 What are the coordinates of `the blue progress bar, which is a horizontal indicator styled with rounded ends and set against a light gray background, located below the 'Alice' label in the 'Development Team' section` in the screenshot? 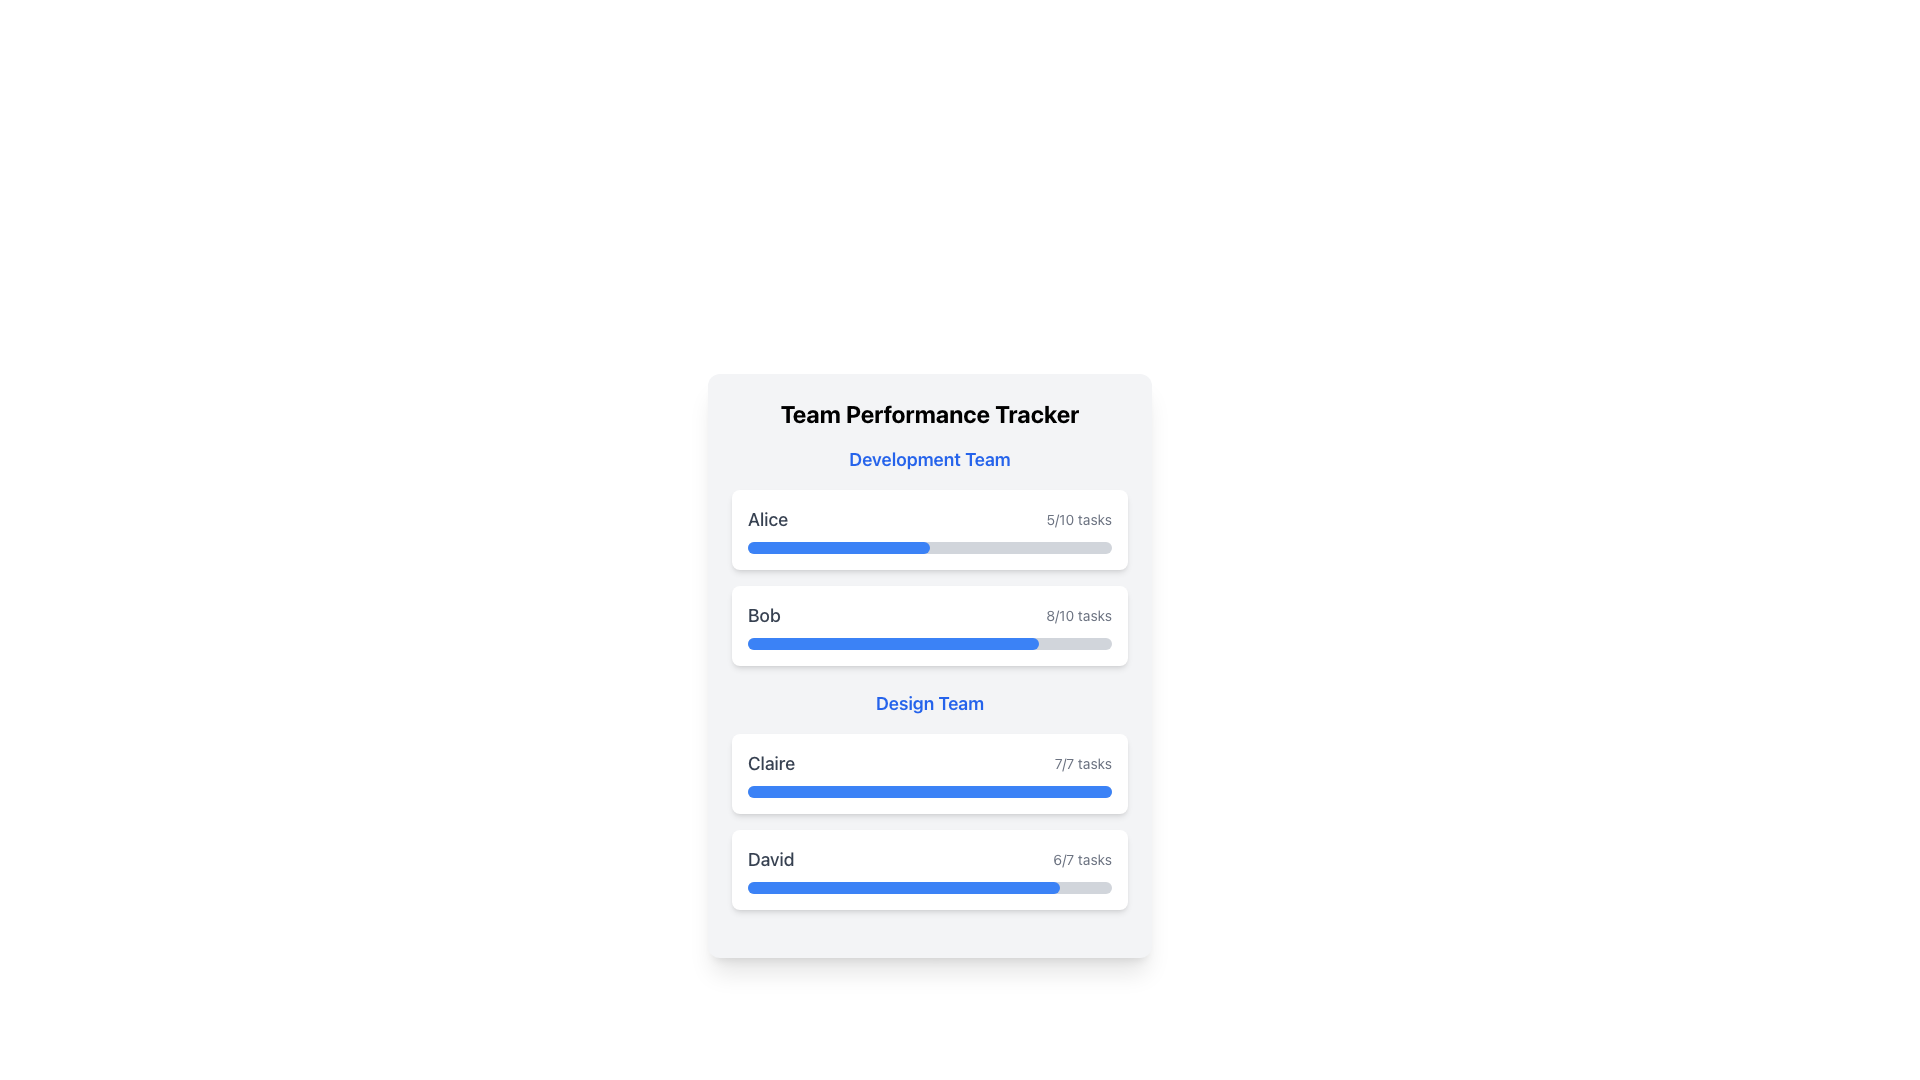 It's located at (839, 547).